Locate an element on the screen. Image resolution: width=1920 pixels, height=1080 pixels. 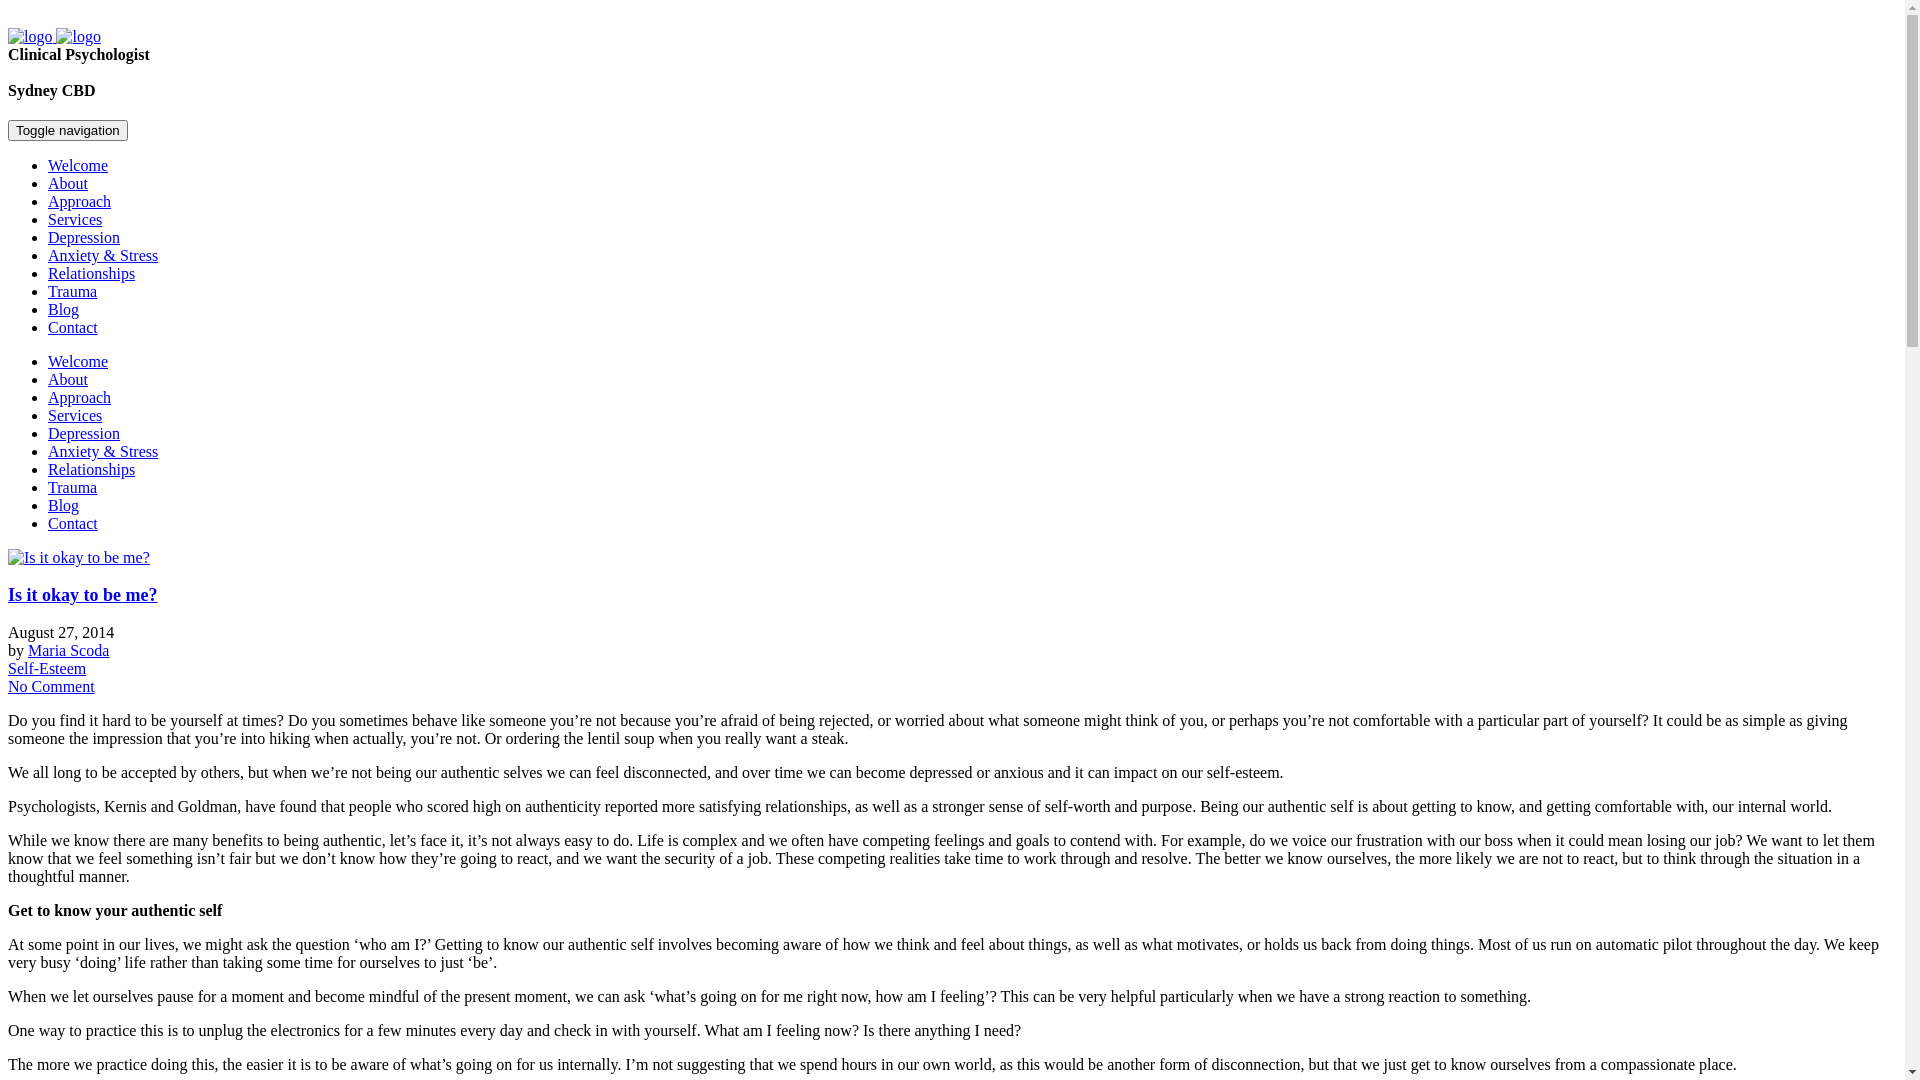
'Toggle navigation' is located at coordinates (8, 130).